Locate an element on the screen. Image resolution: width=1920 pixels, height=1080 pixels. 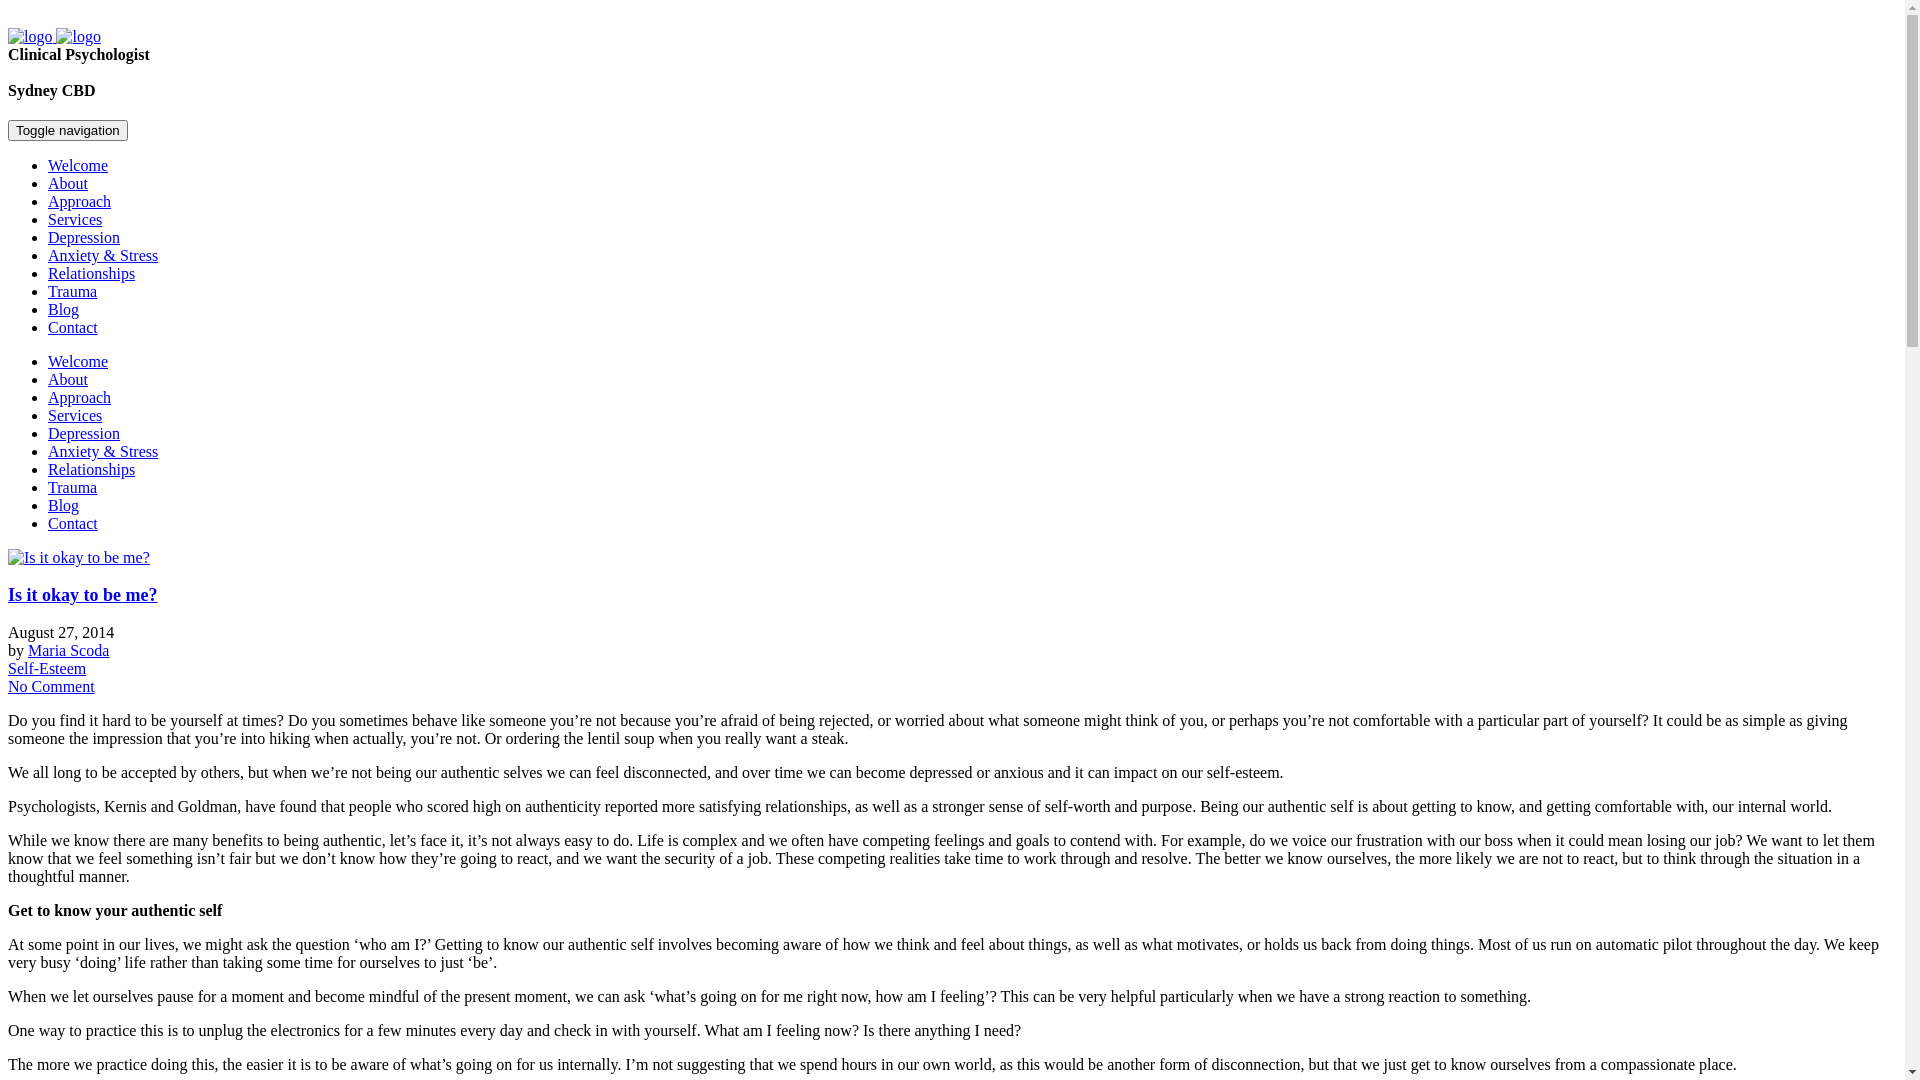
'Toggle navigation' is located at coordinates (8, 130).